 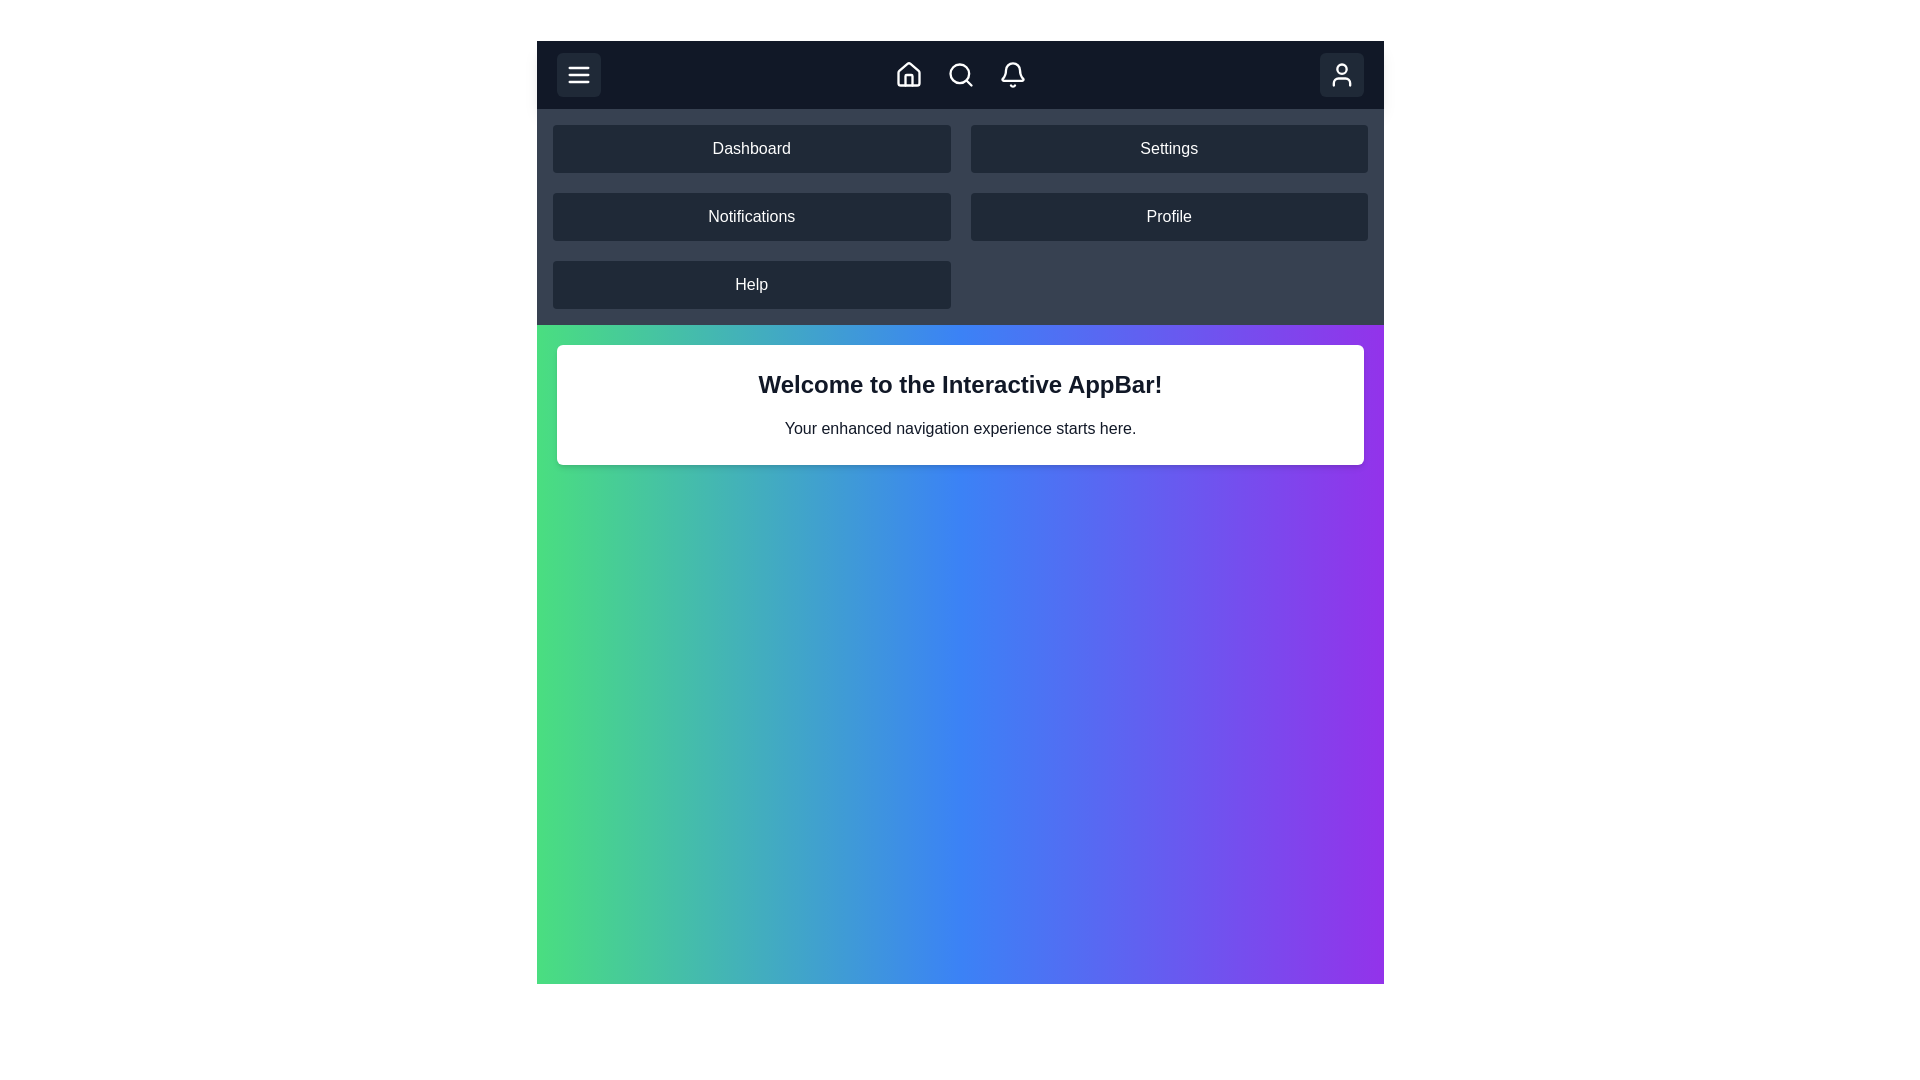 I want to click on the Home button in the navigation bar, so click(x=907, y=73).